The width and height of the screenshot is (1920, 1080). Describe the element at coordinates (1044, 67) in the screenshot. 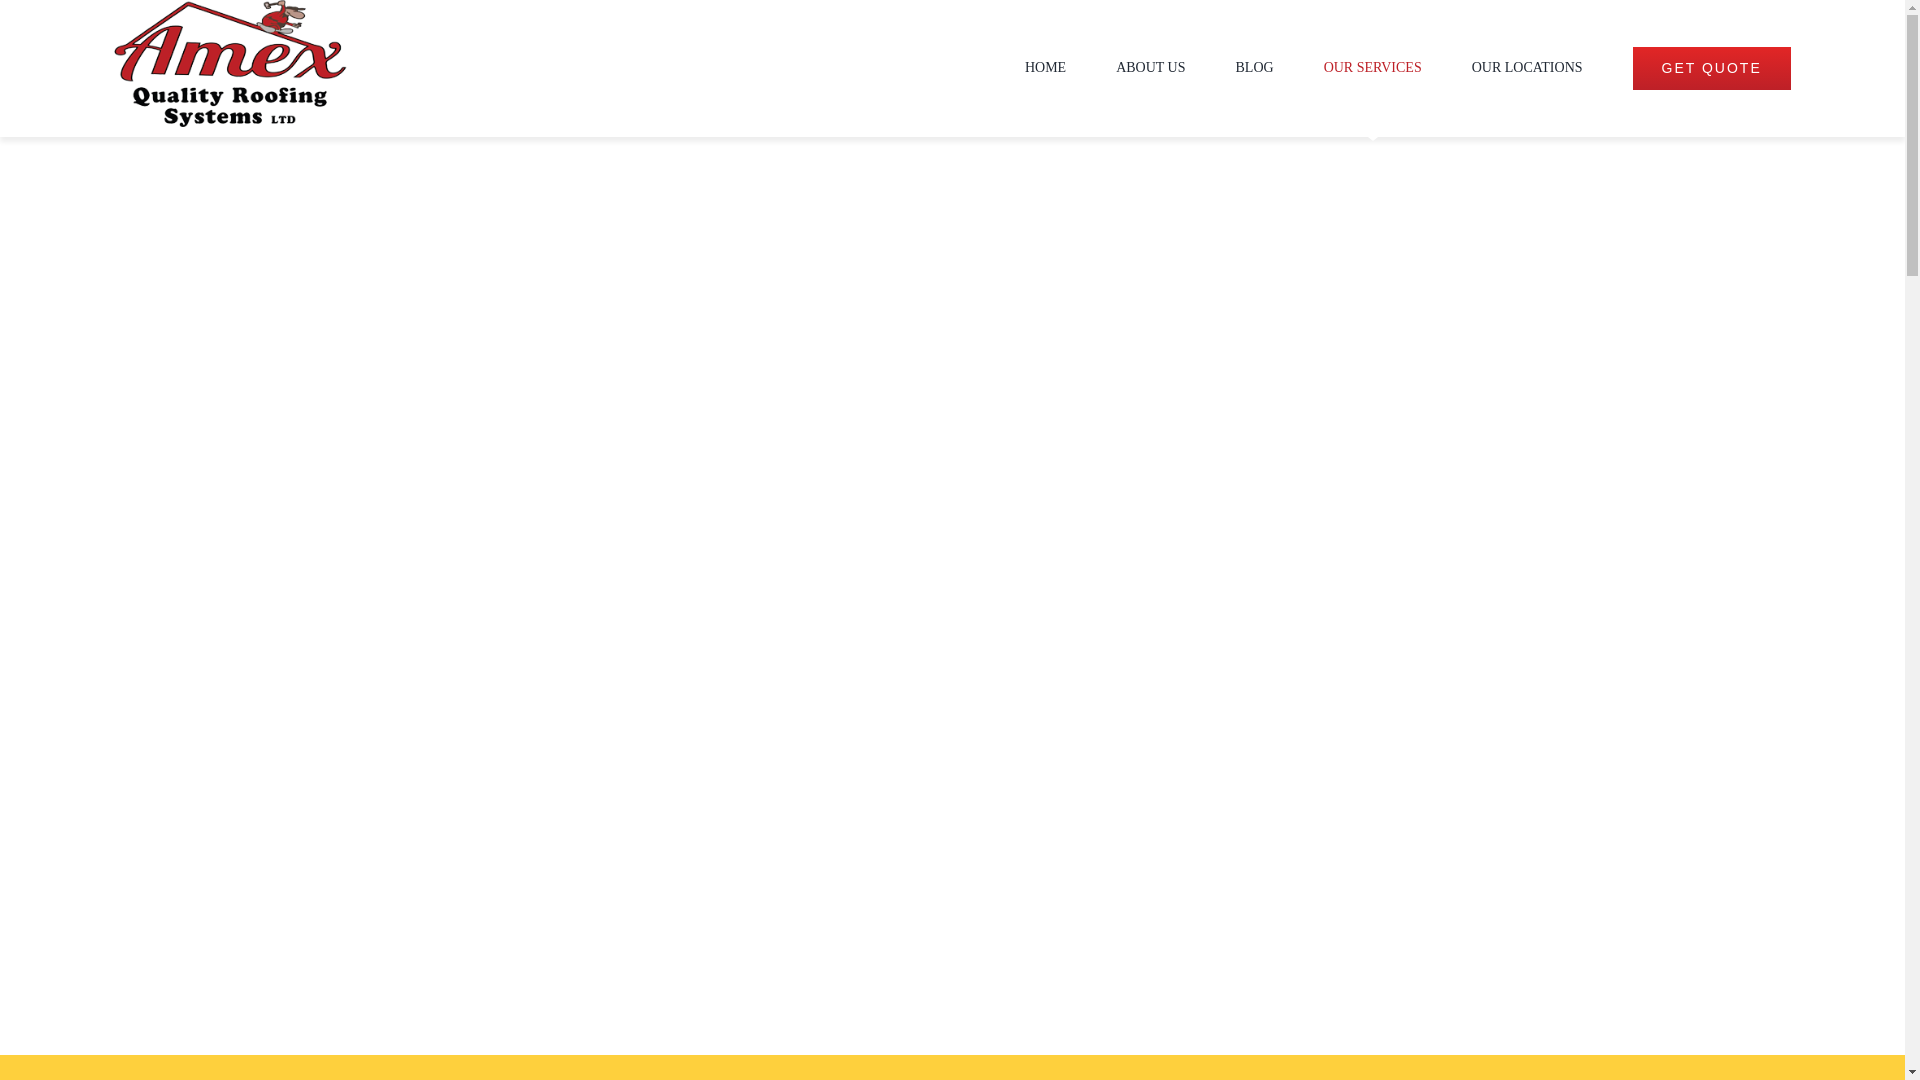

I see `'HOME'` at that location.